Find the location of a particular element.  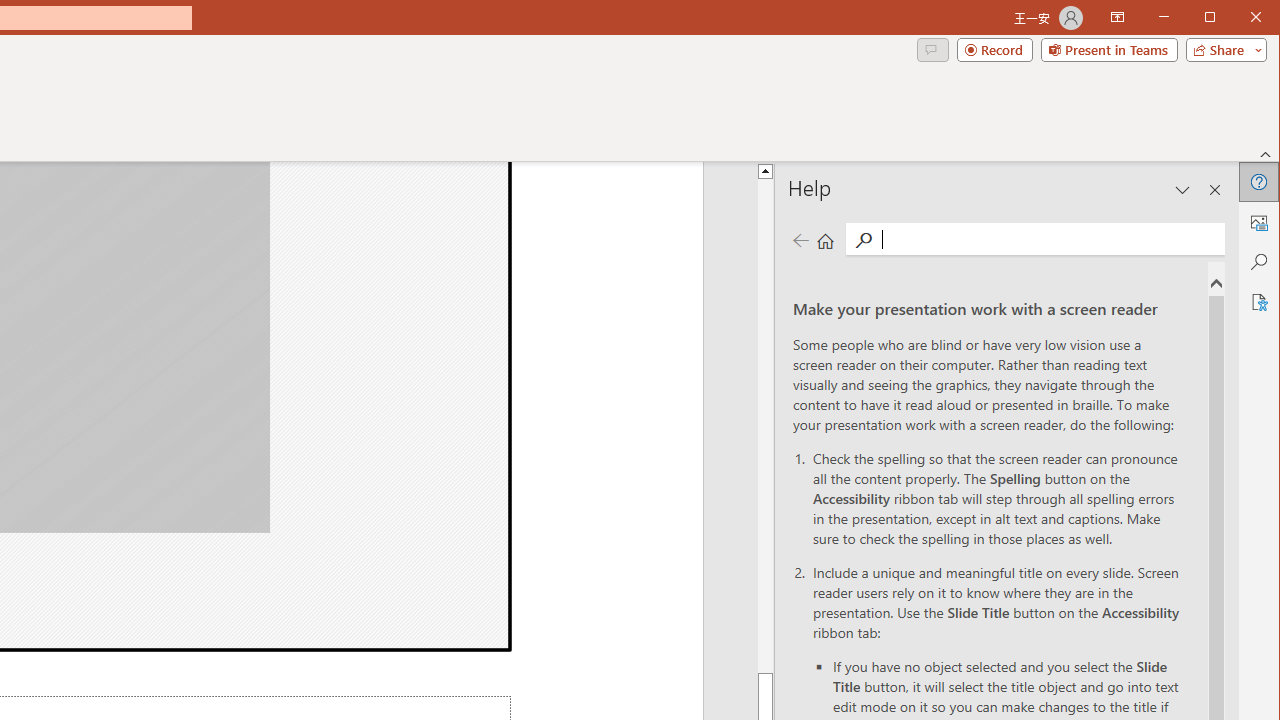

'Previous page' is located at coordinates (800, 239).